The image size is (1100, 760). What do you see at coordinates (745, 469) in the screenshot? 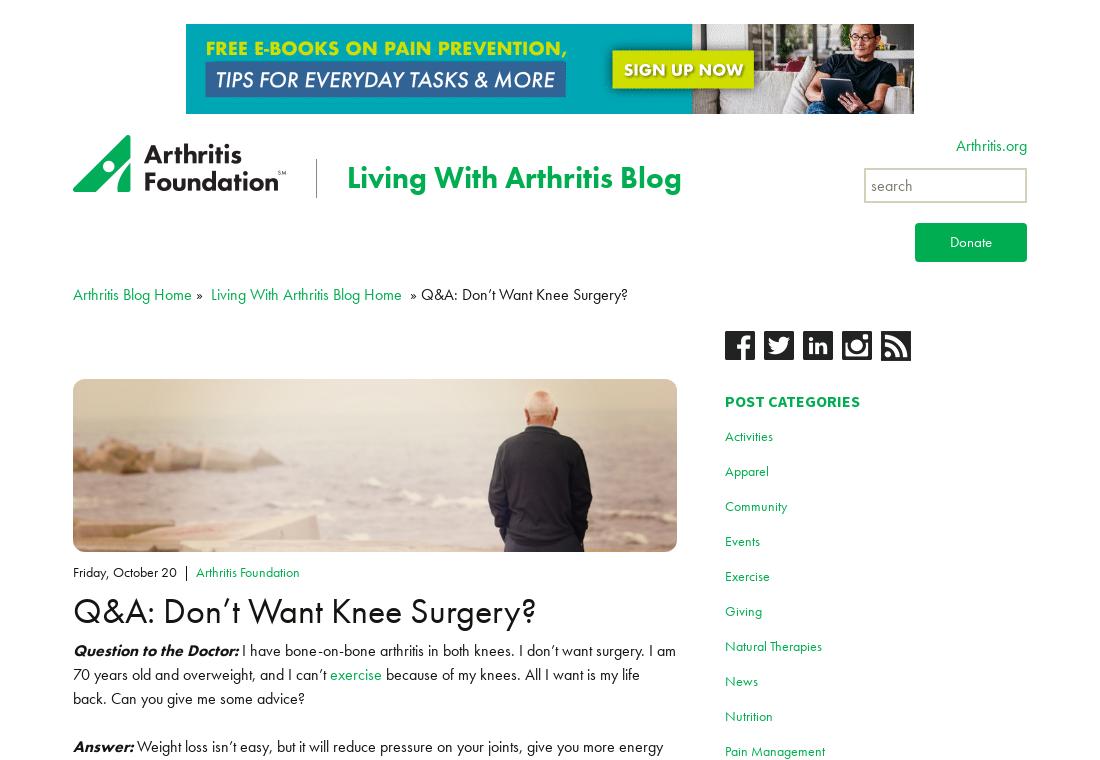
I see `'Apparel'` at bounding box center [745, 469].